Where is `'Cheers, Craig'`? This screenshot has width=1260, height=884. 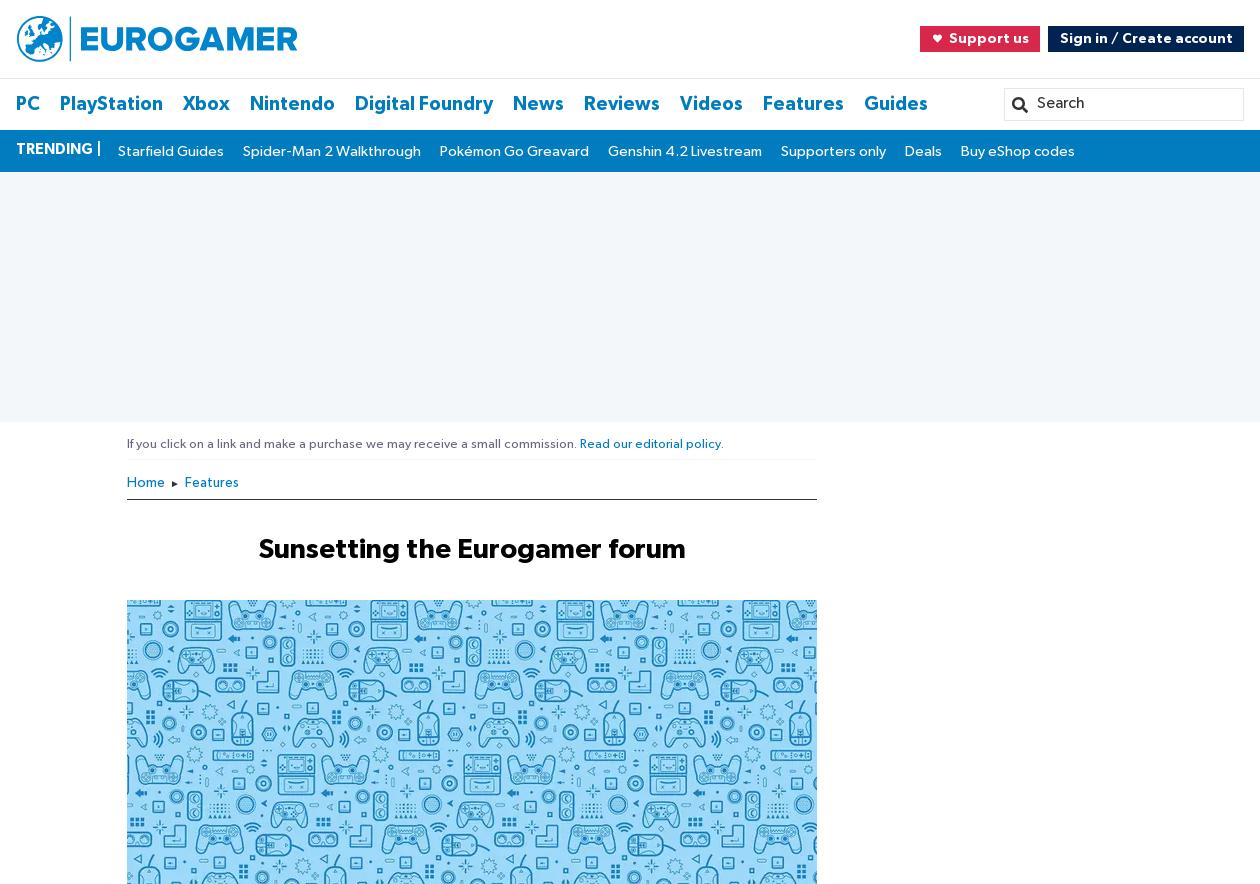
'Cheers, Craig' is located at coordinates (127, 193).